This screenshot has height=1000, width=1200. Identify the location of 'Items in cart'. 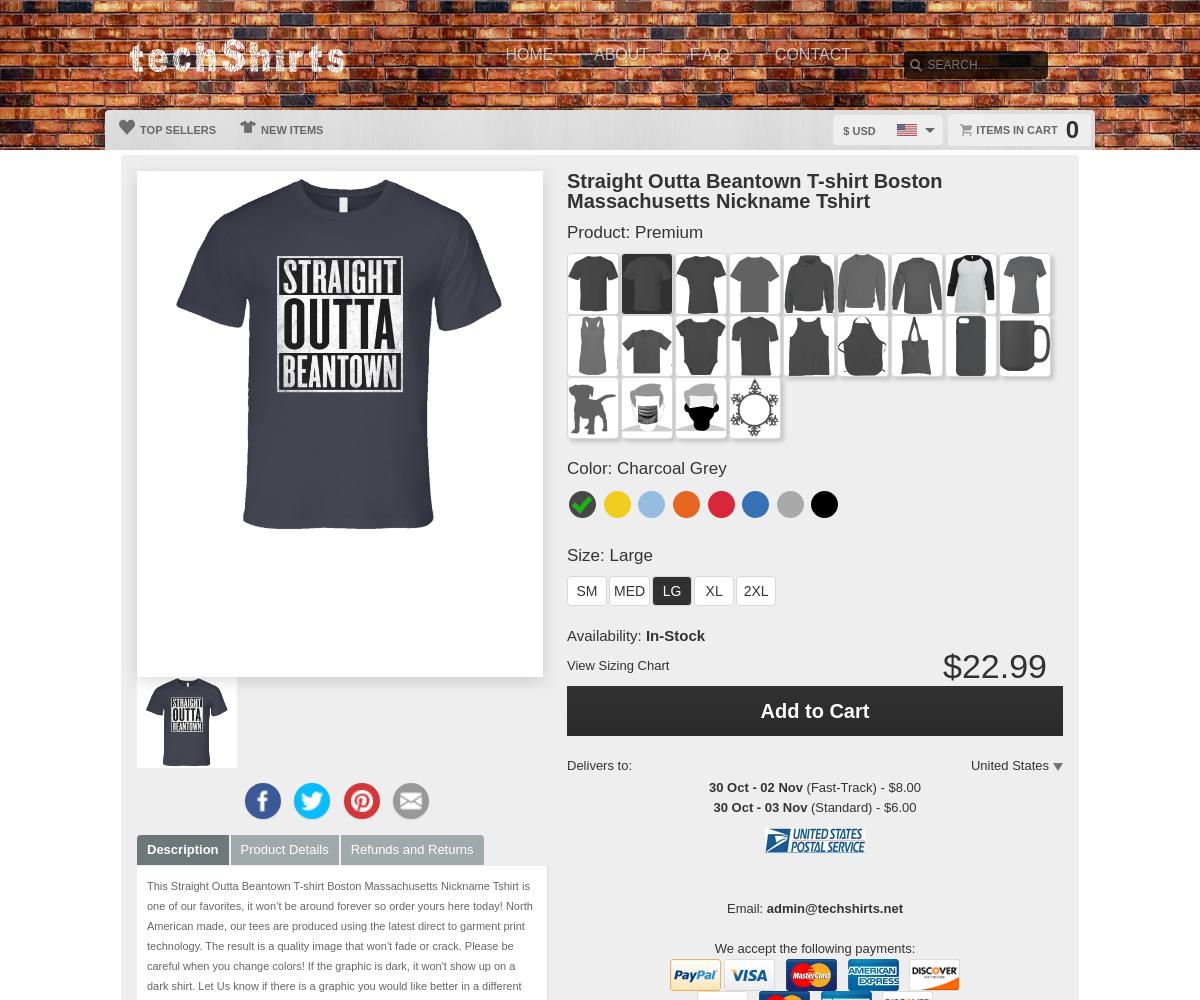
(1016, 130).